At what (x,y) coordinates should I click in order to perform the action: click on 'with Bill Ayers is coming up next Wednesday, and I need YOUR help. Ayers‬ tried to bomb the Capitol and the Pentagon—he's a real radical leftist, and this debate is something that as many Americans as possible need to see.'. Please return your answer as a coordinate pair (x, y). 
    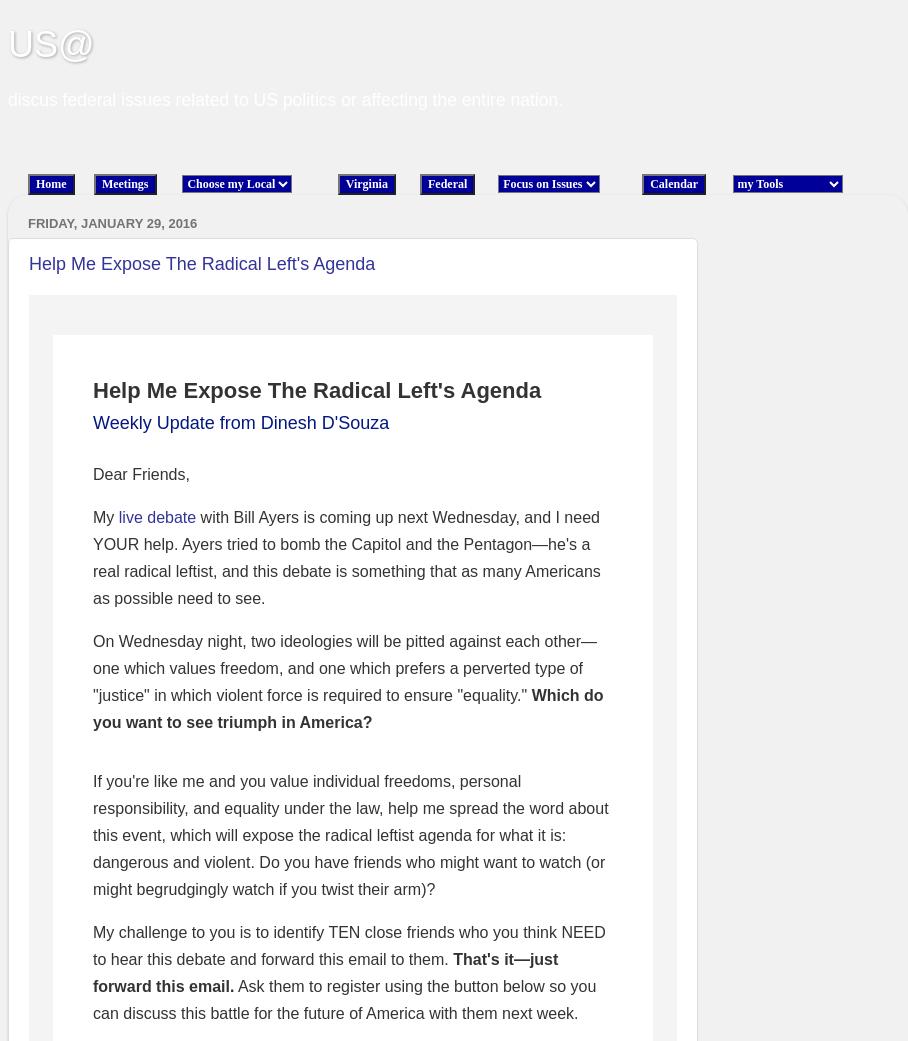
    Looking at the image, I should click on (346, 557).